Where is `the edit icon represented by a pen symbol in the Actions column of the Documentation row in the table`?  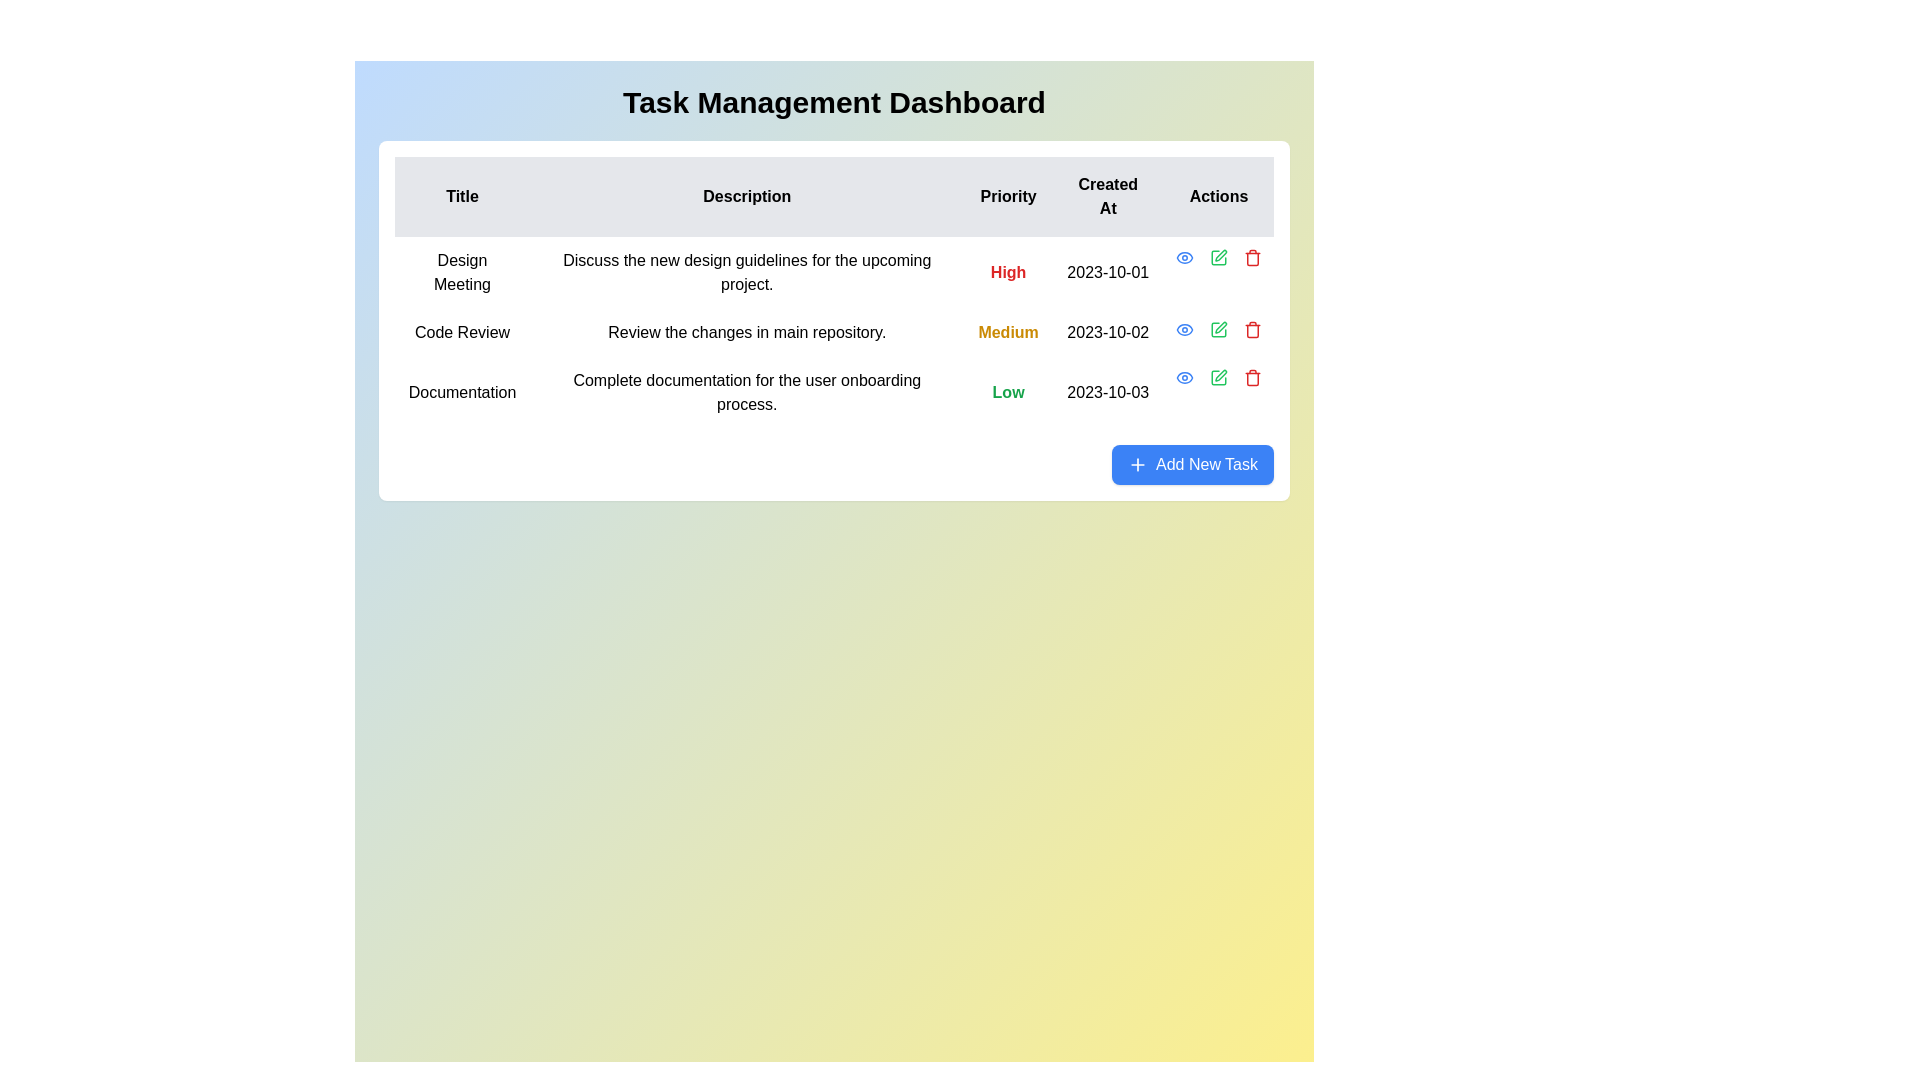 the edit icon represented by a pen symbol in the Actions column of the Documentation row in the table is located at coordinates (1220, 375).